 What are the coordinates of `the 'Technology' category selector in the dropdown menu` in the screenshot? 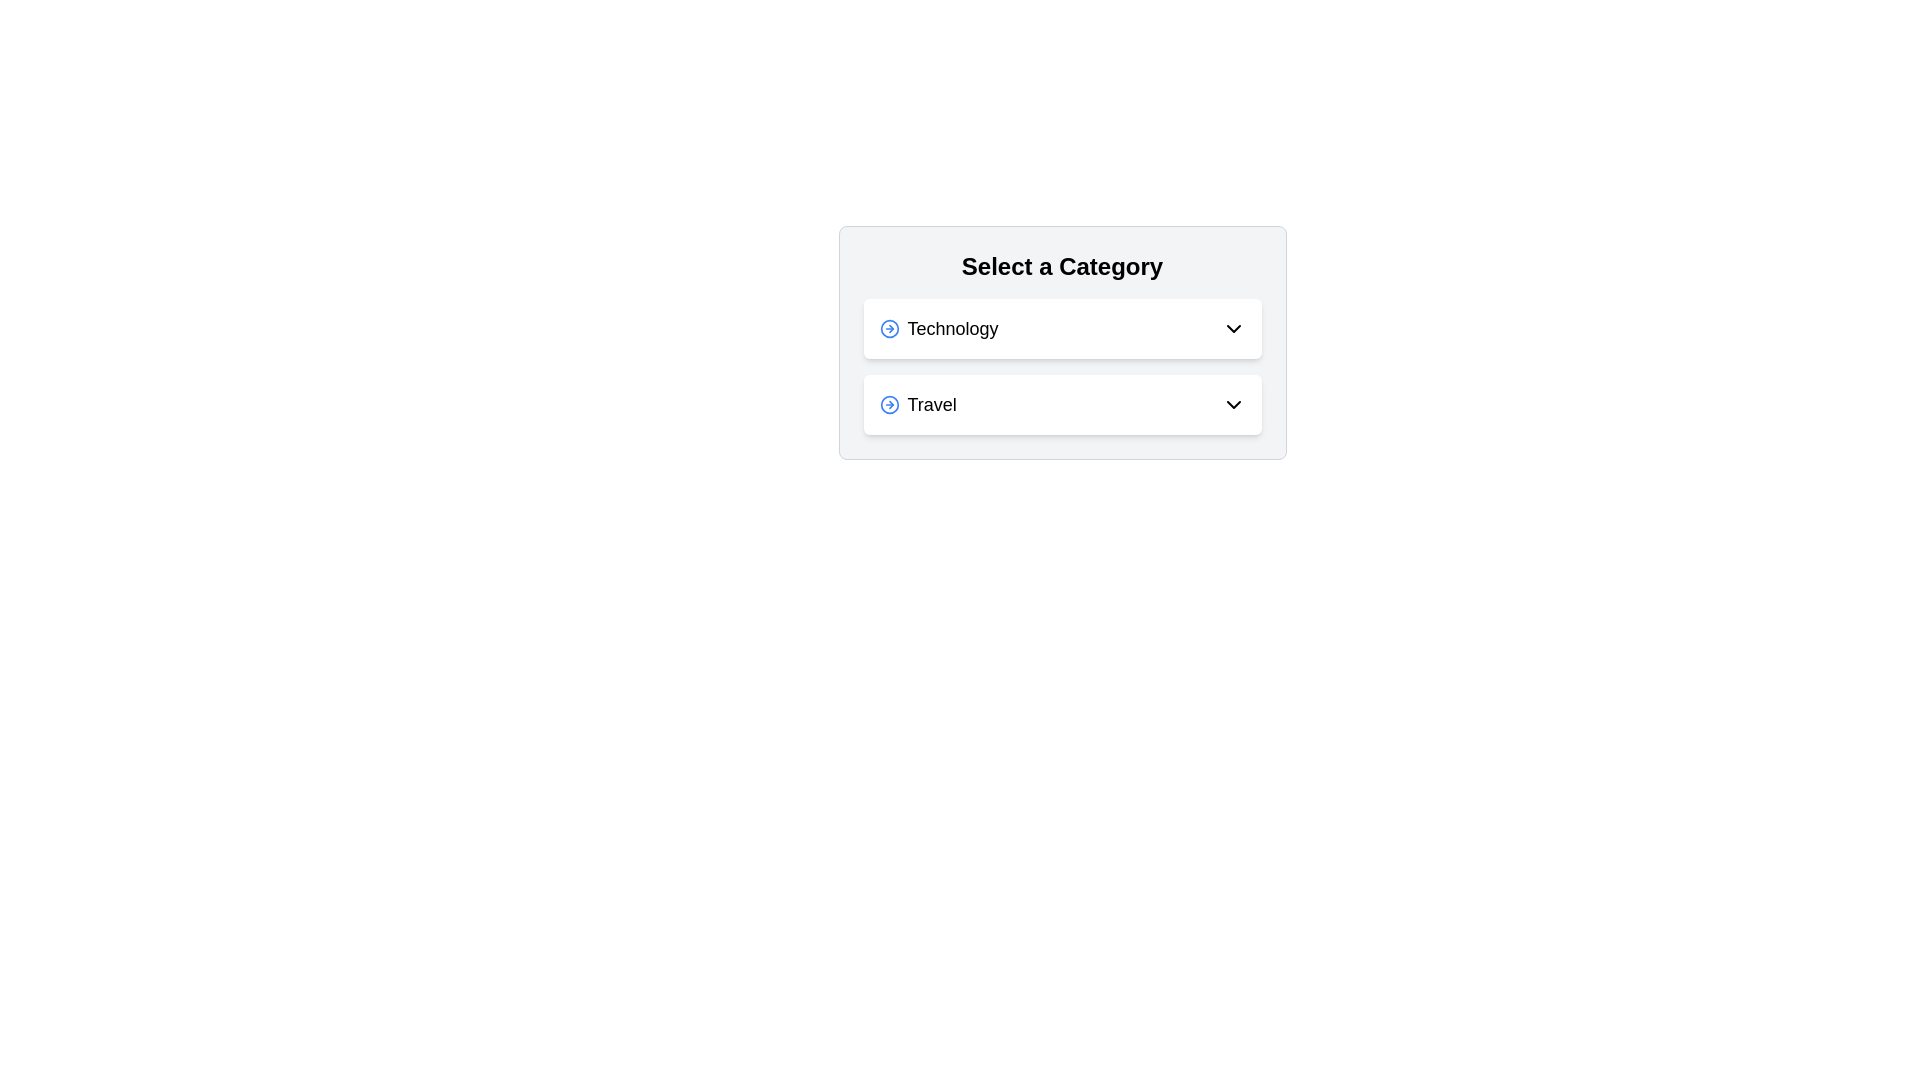 It's located at (1061, 327).